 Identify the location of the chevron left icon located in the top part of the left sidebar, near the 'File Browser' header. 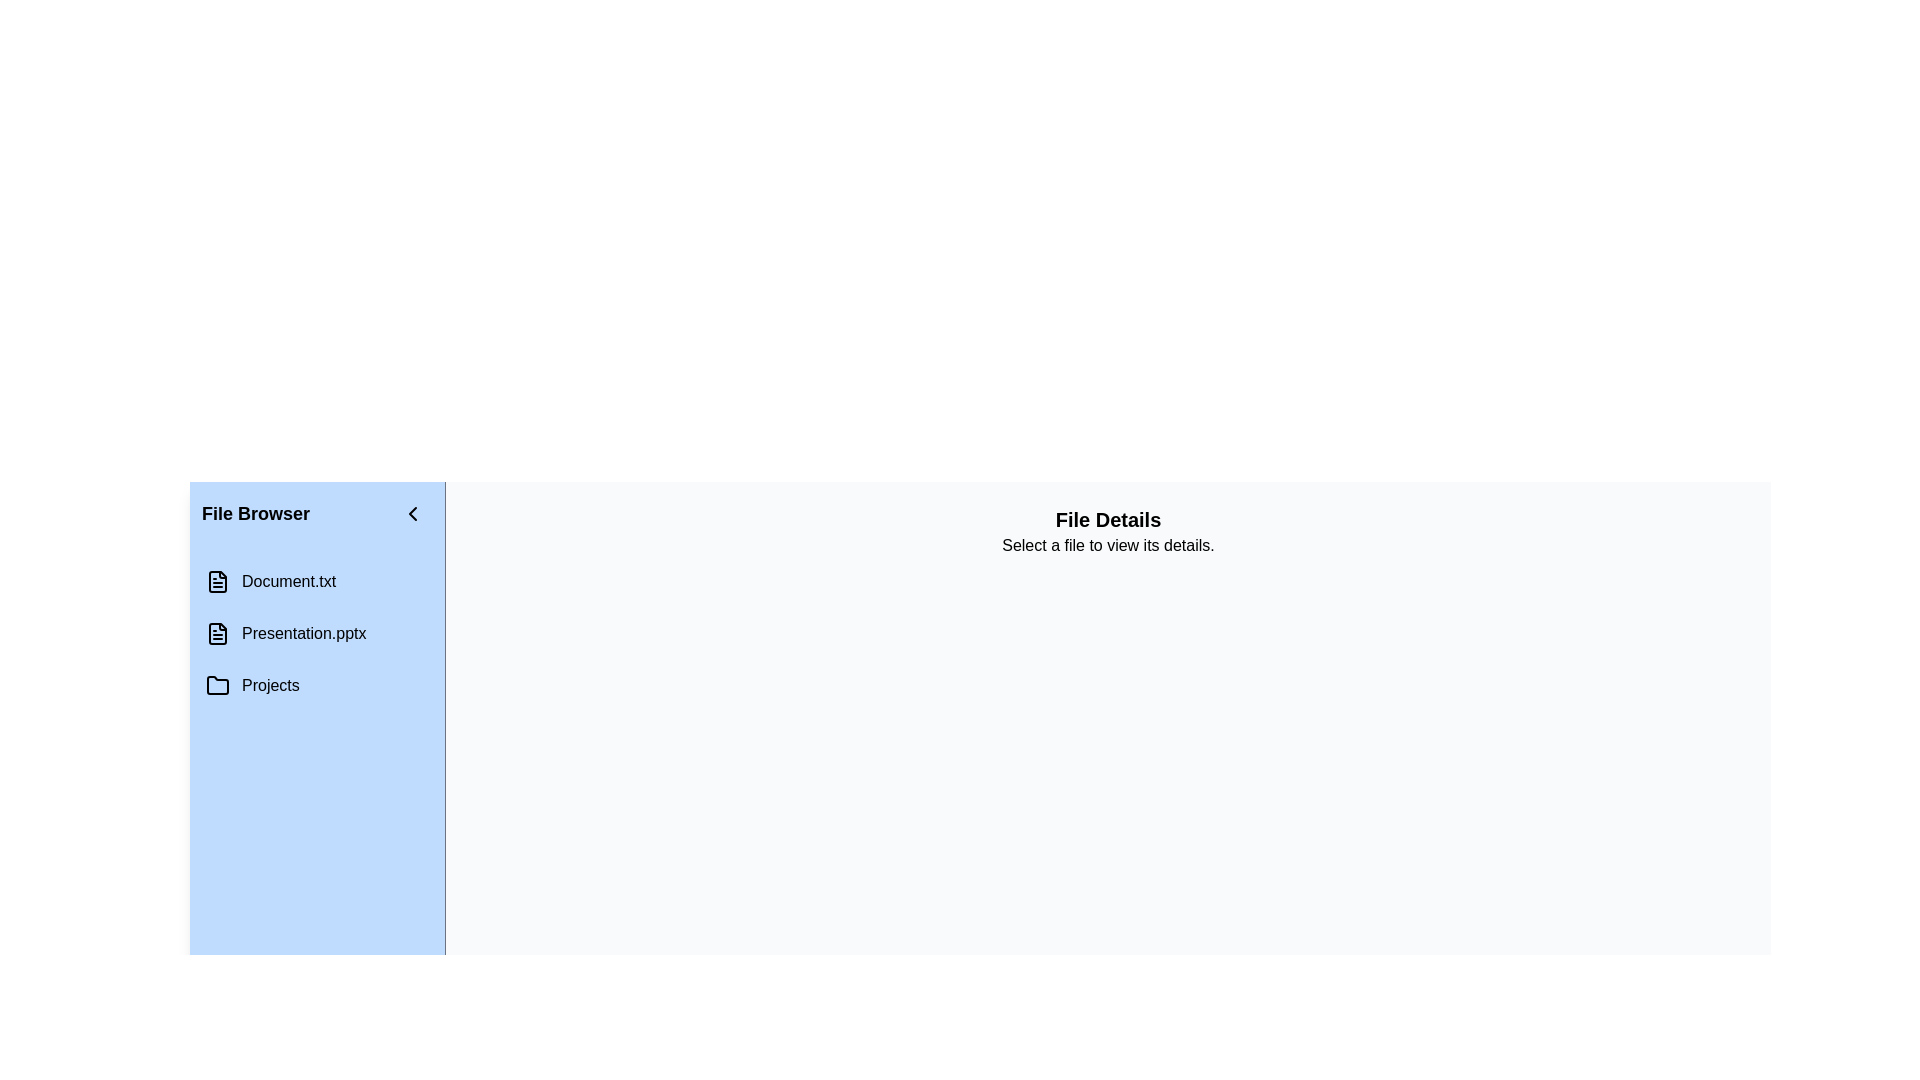
(411, 512).